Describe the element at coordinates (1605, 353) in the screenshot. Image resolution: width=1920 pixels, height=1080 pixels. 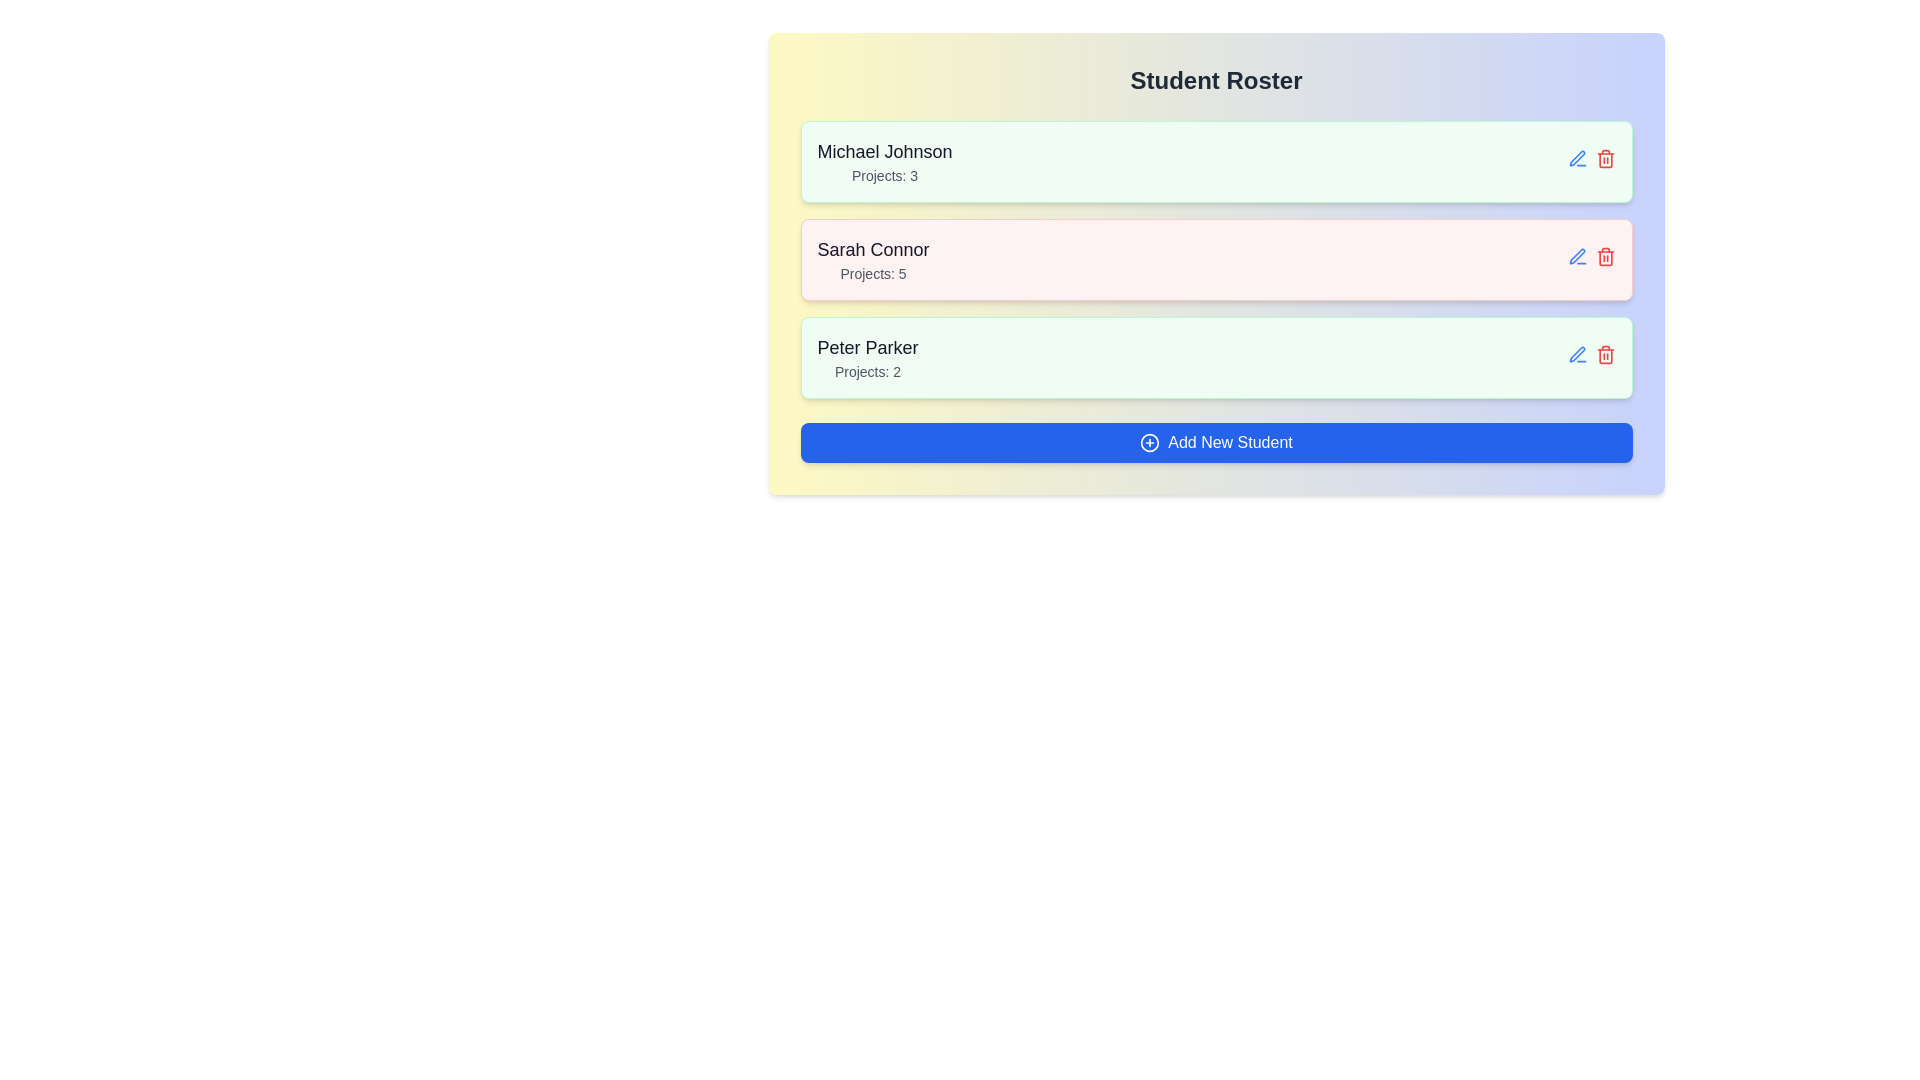
I see `the delete button for the student named Peter Parker` at that location.